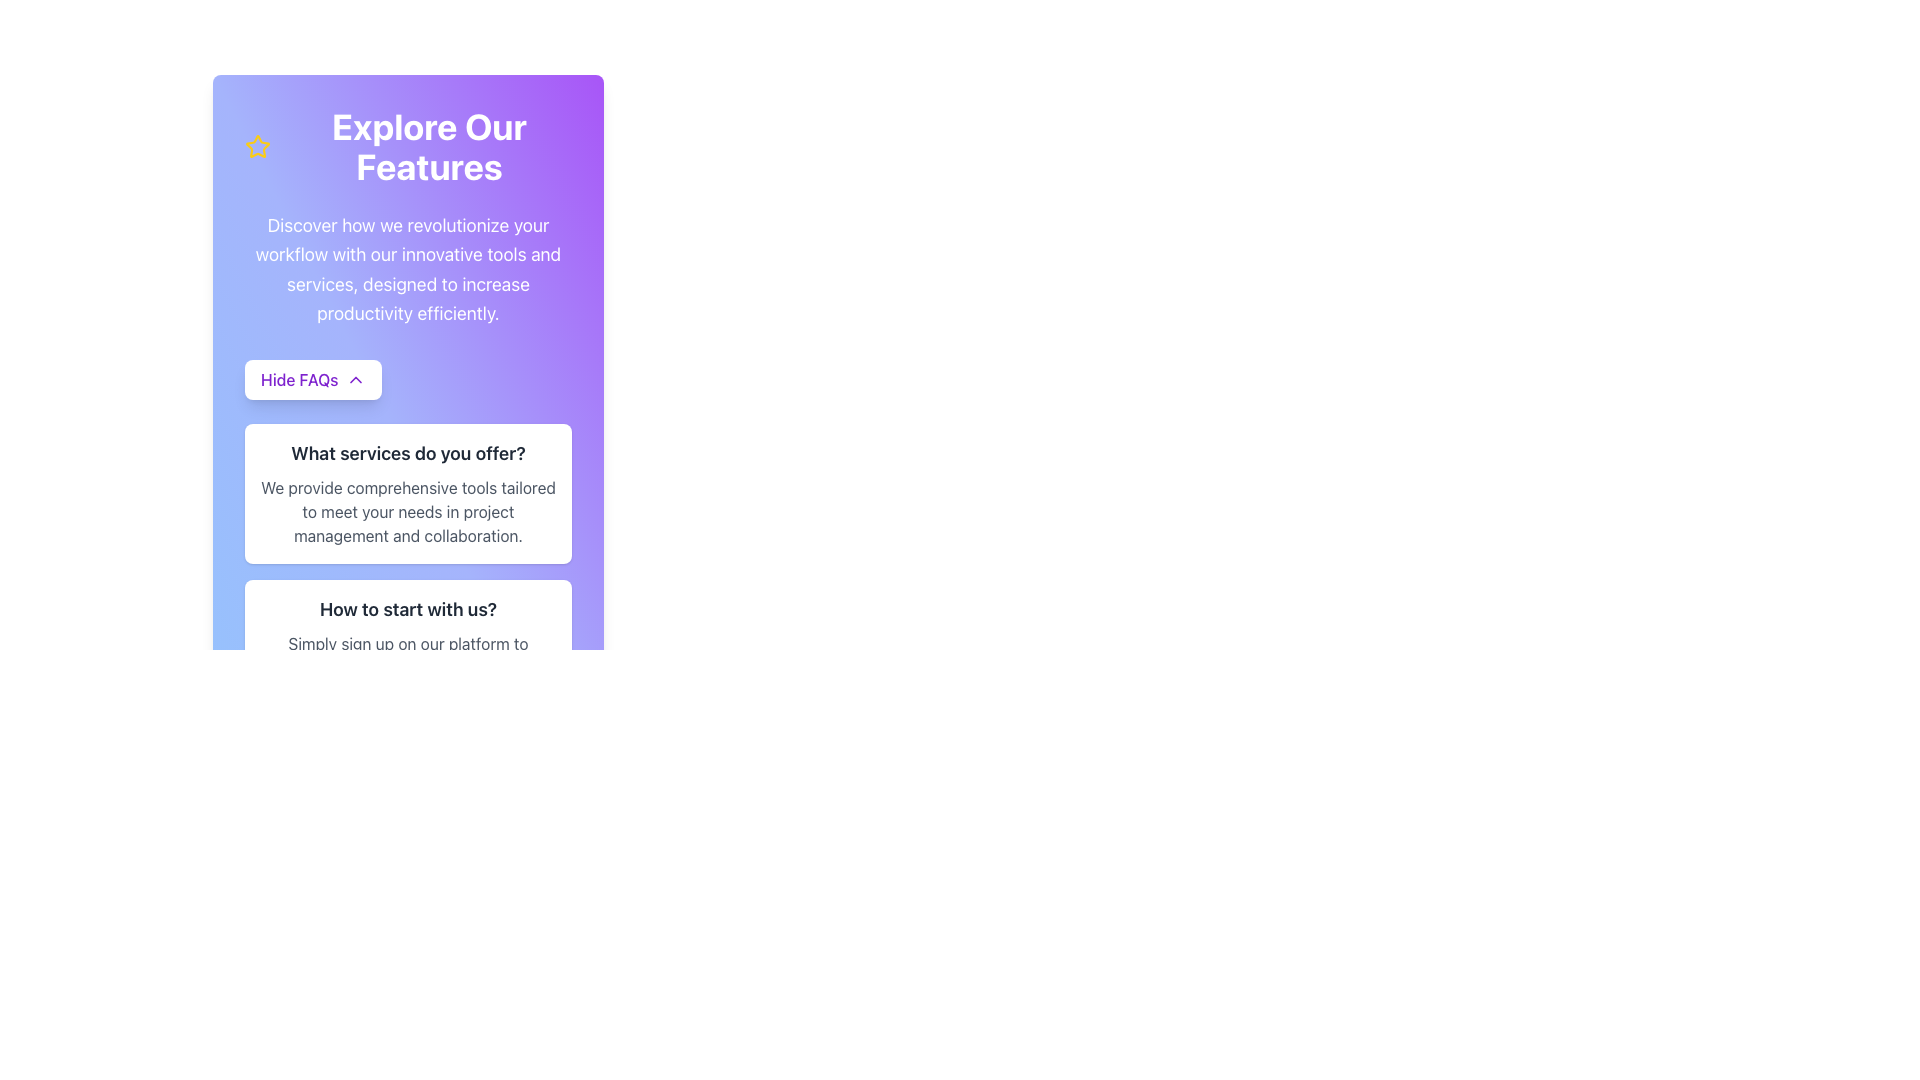  I want to click on heading text 'How to start with us?' which is styled in a larger font size and bold formatting, located at the top of an onboarding information card, so click(407, 608).